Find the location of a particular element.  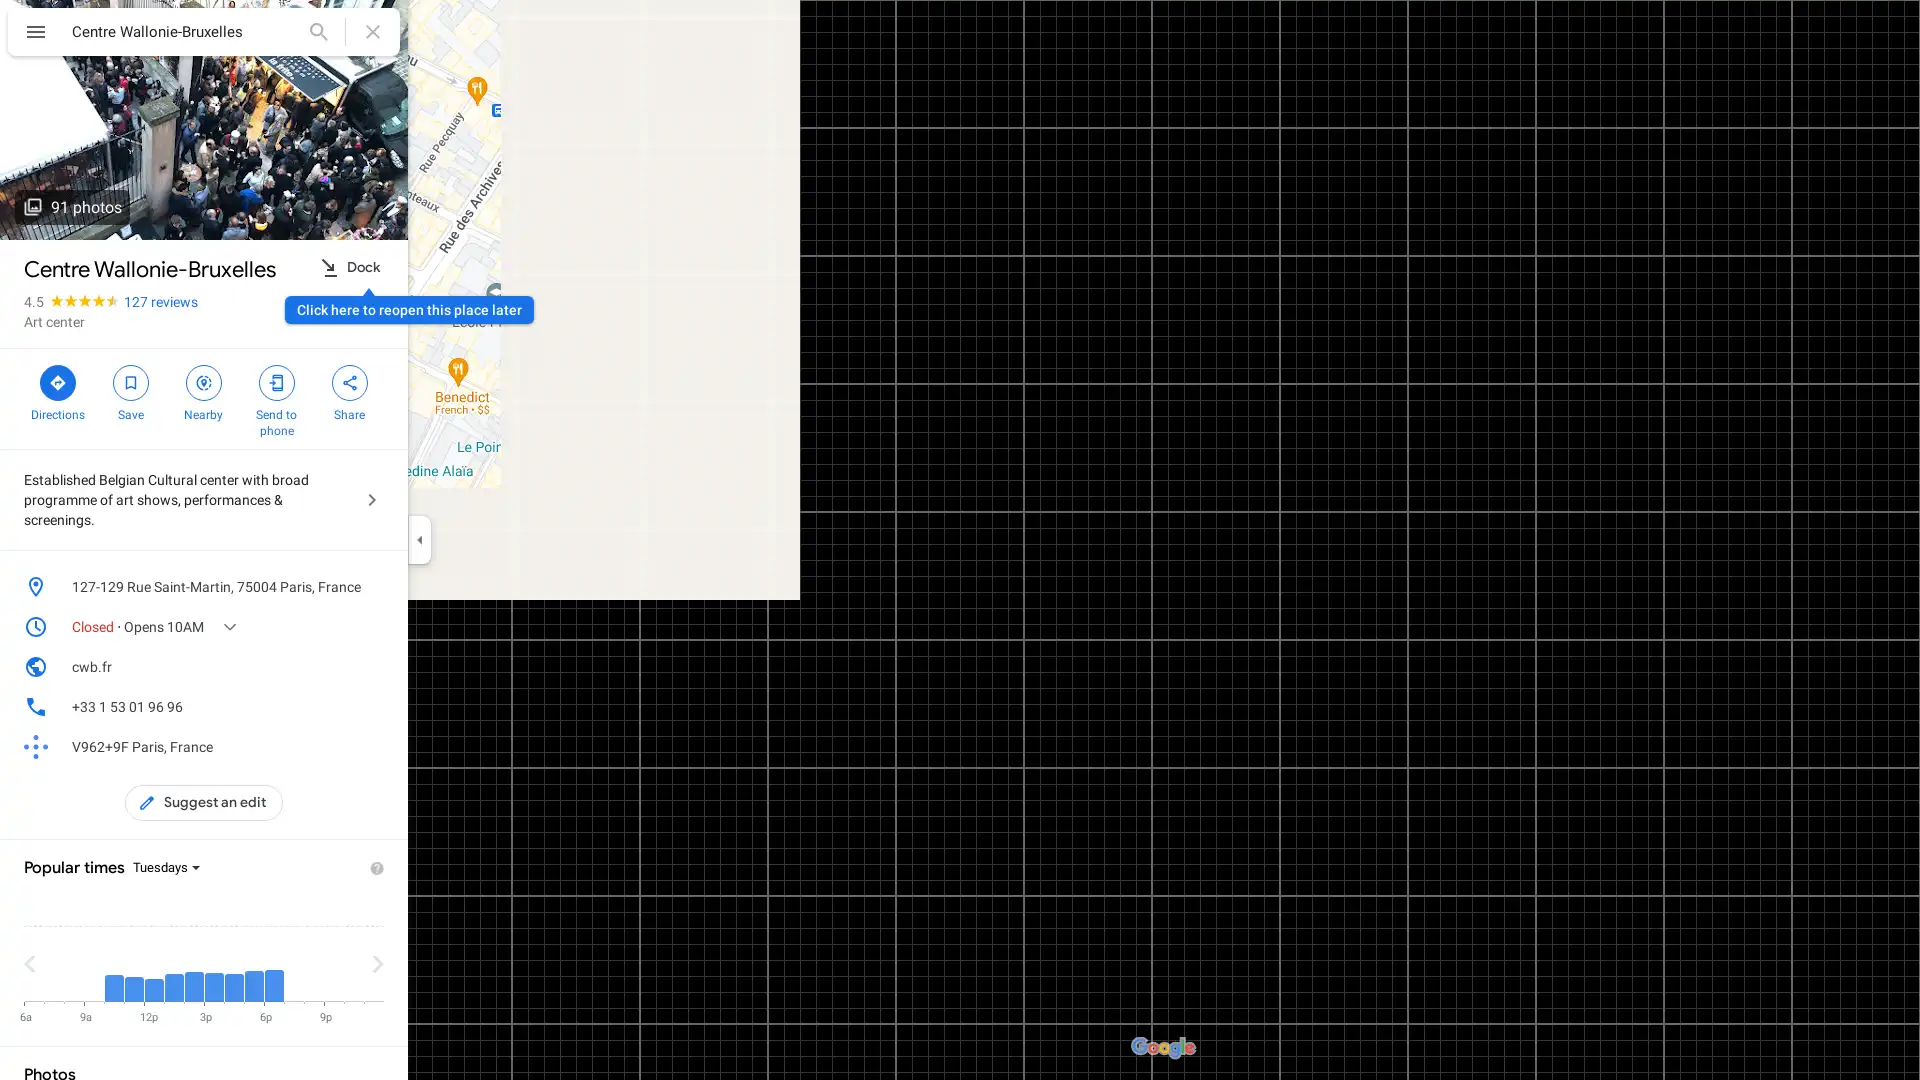

Information about Popular Times is located at coordinates (377, 866).